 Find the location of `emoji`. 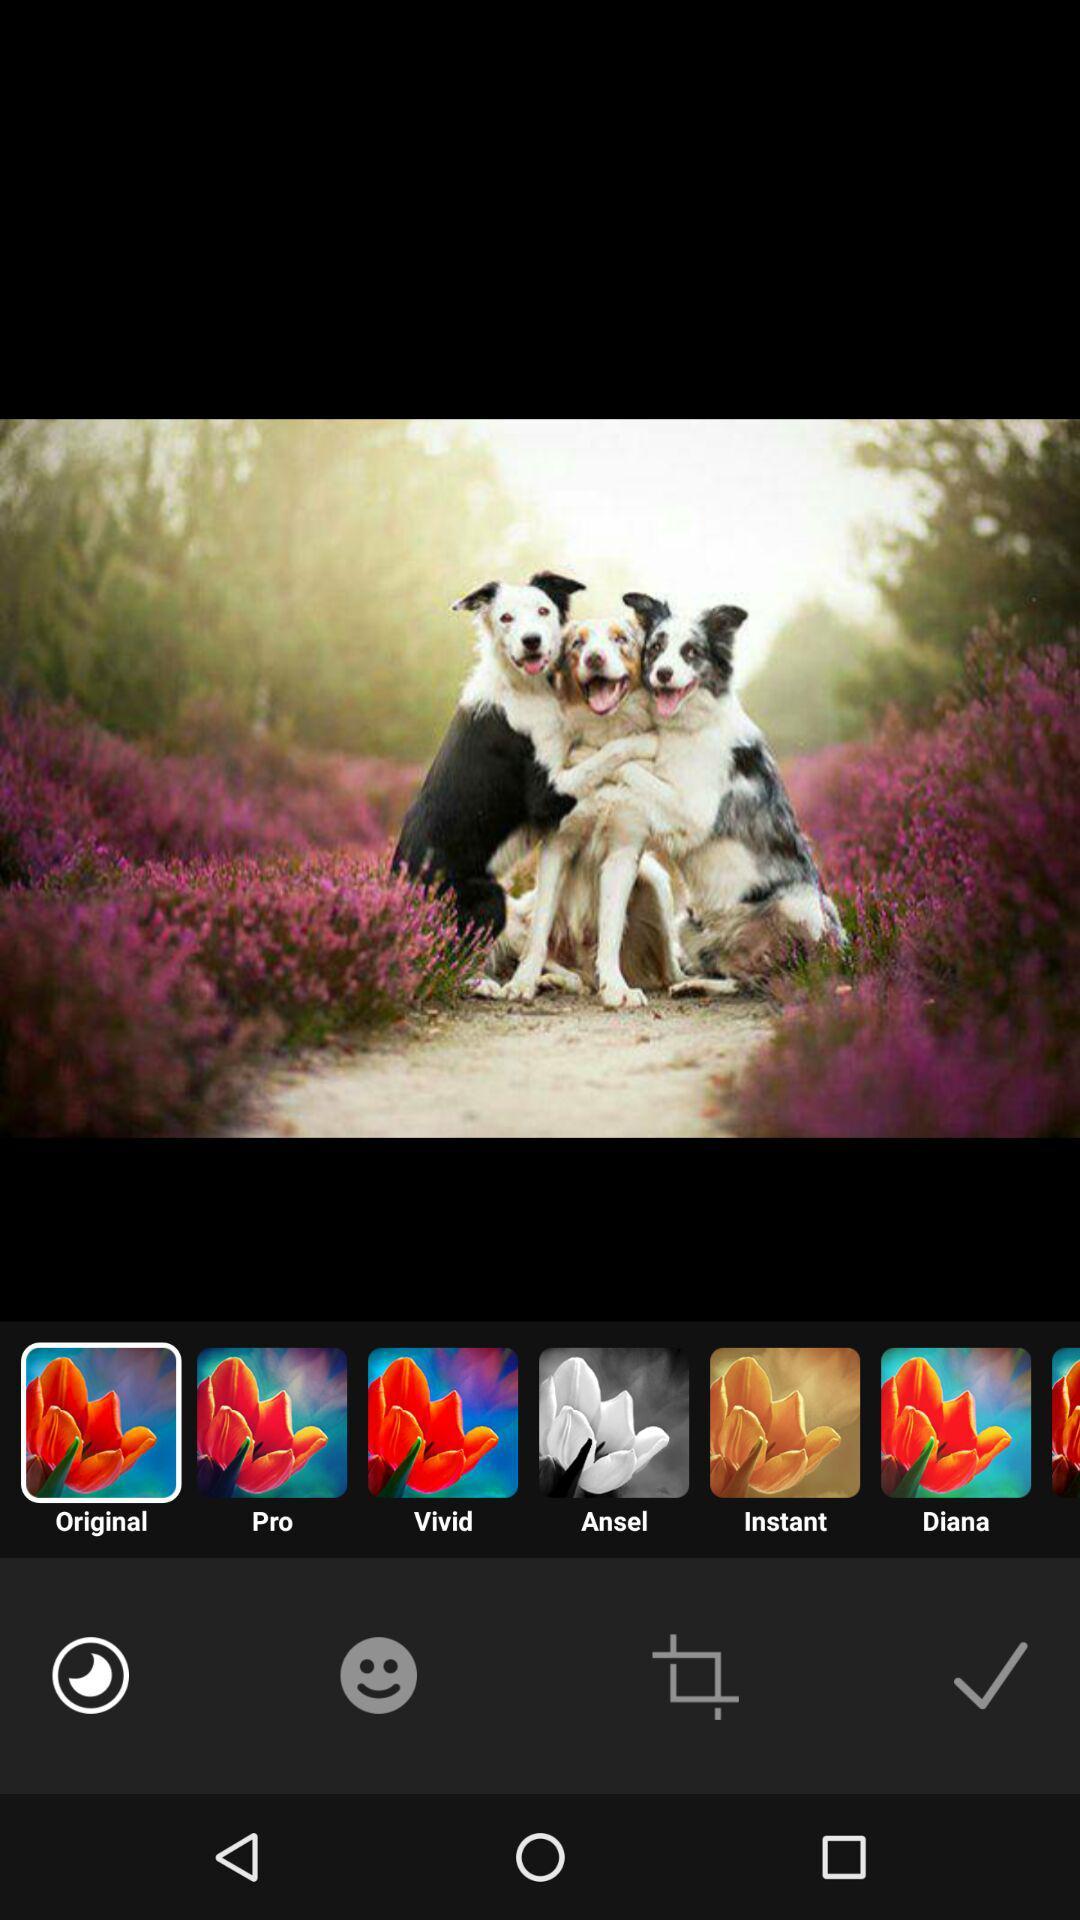

emoji is located at coordinates (378, 1675).